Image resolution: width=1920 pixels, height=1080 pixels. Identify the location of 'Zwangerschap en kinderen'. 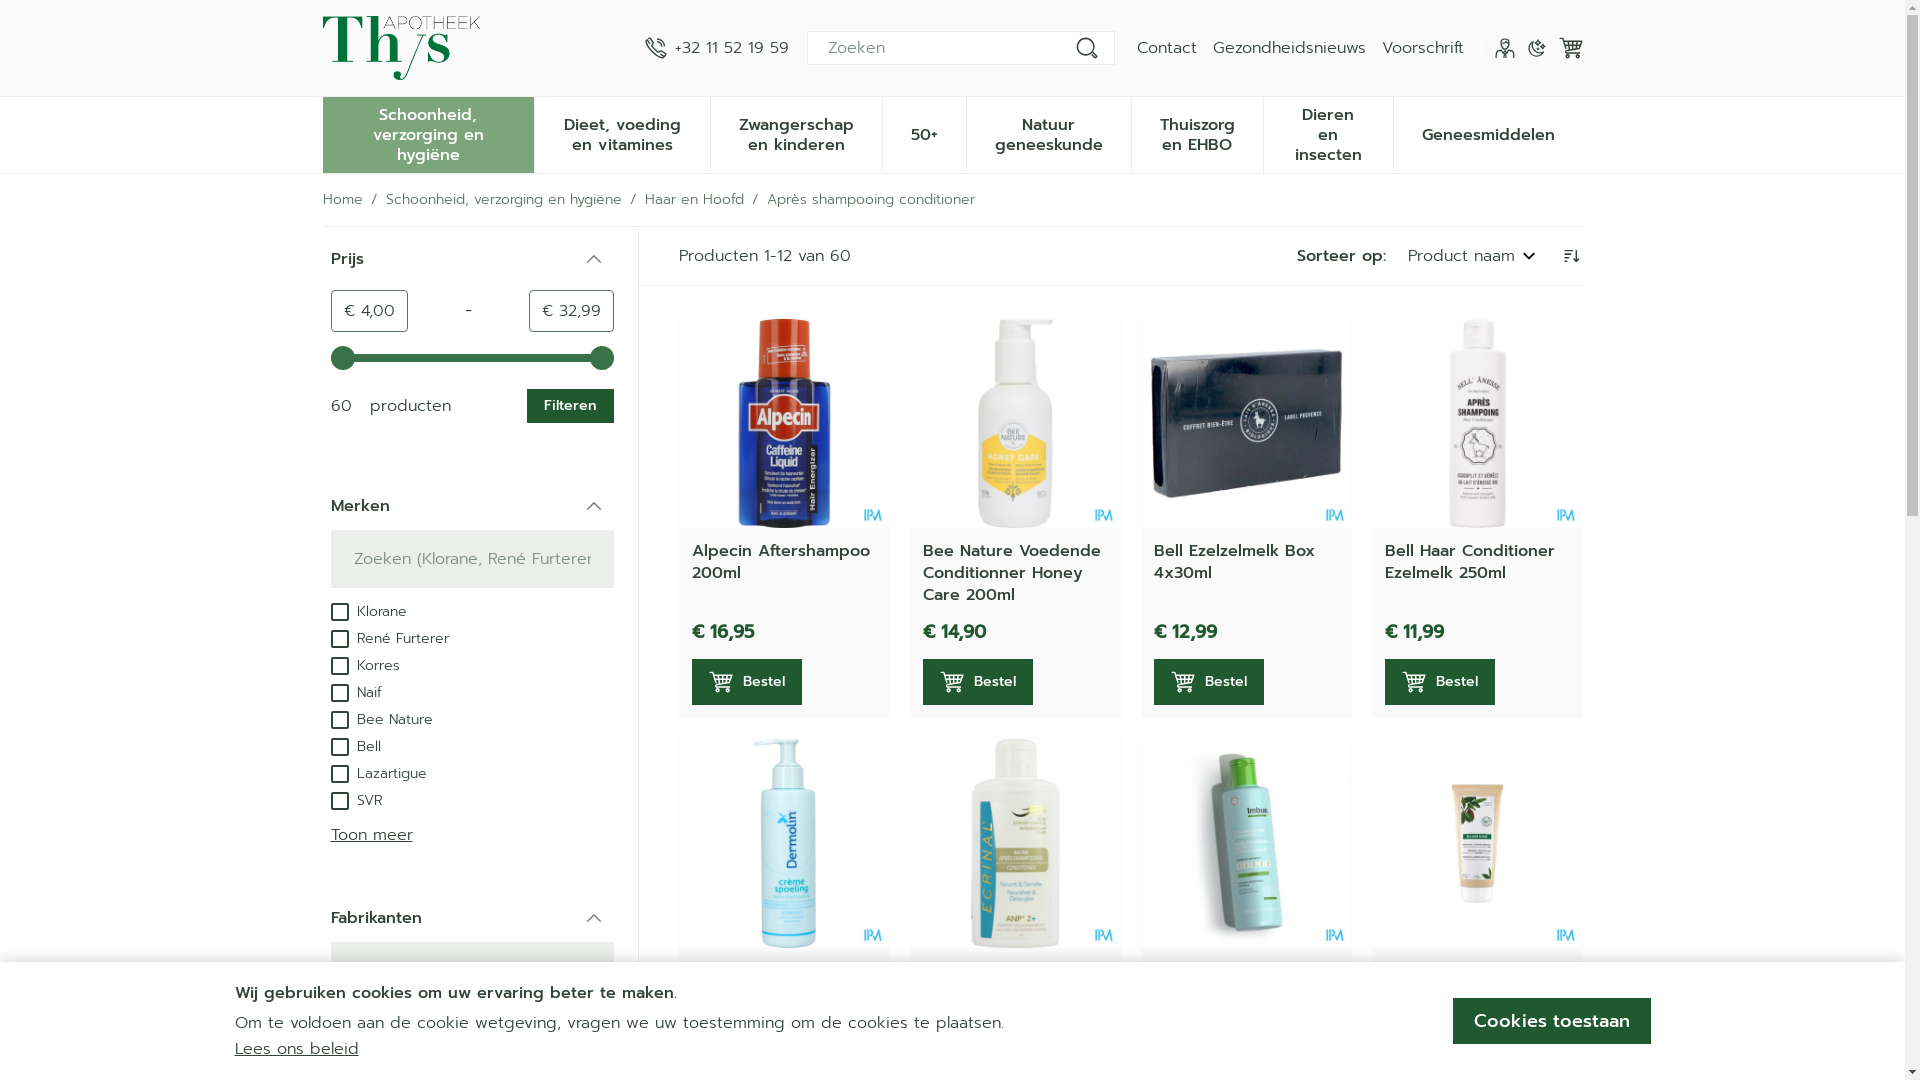
(795, 132).